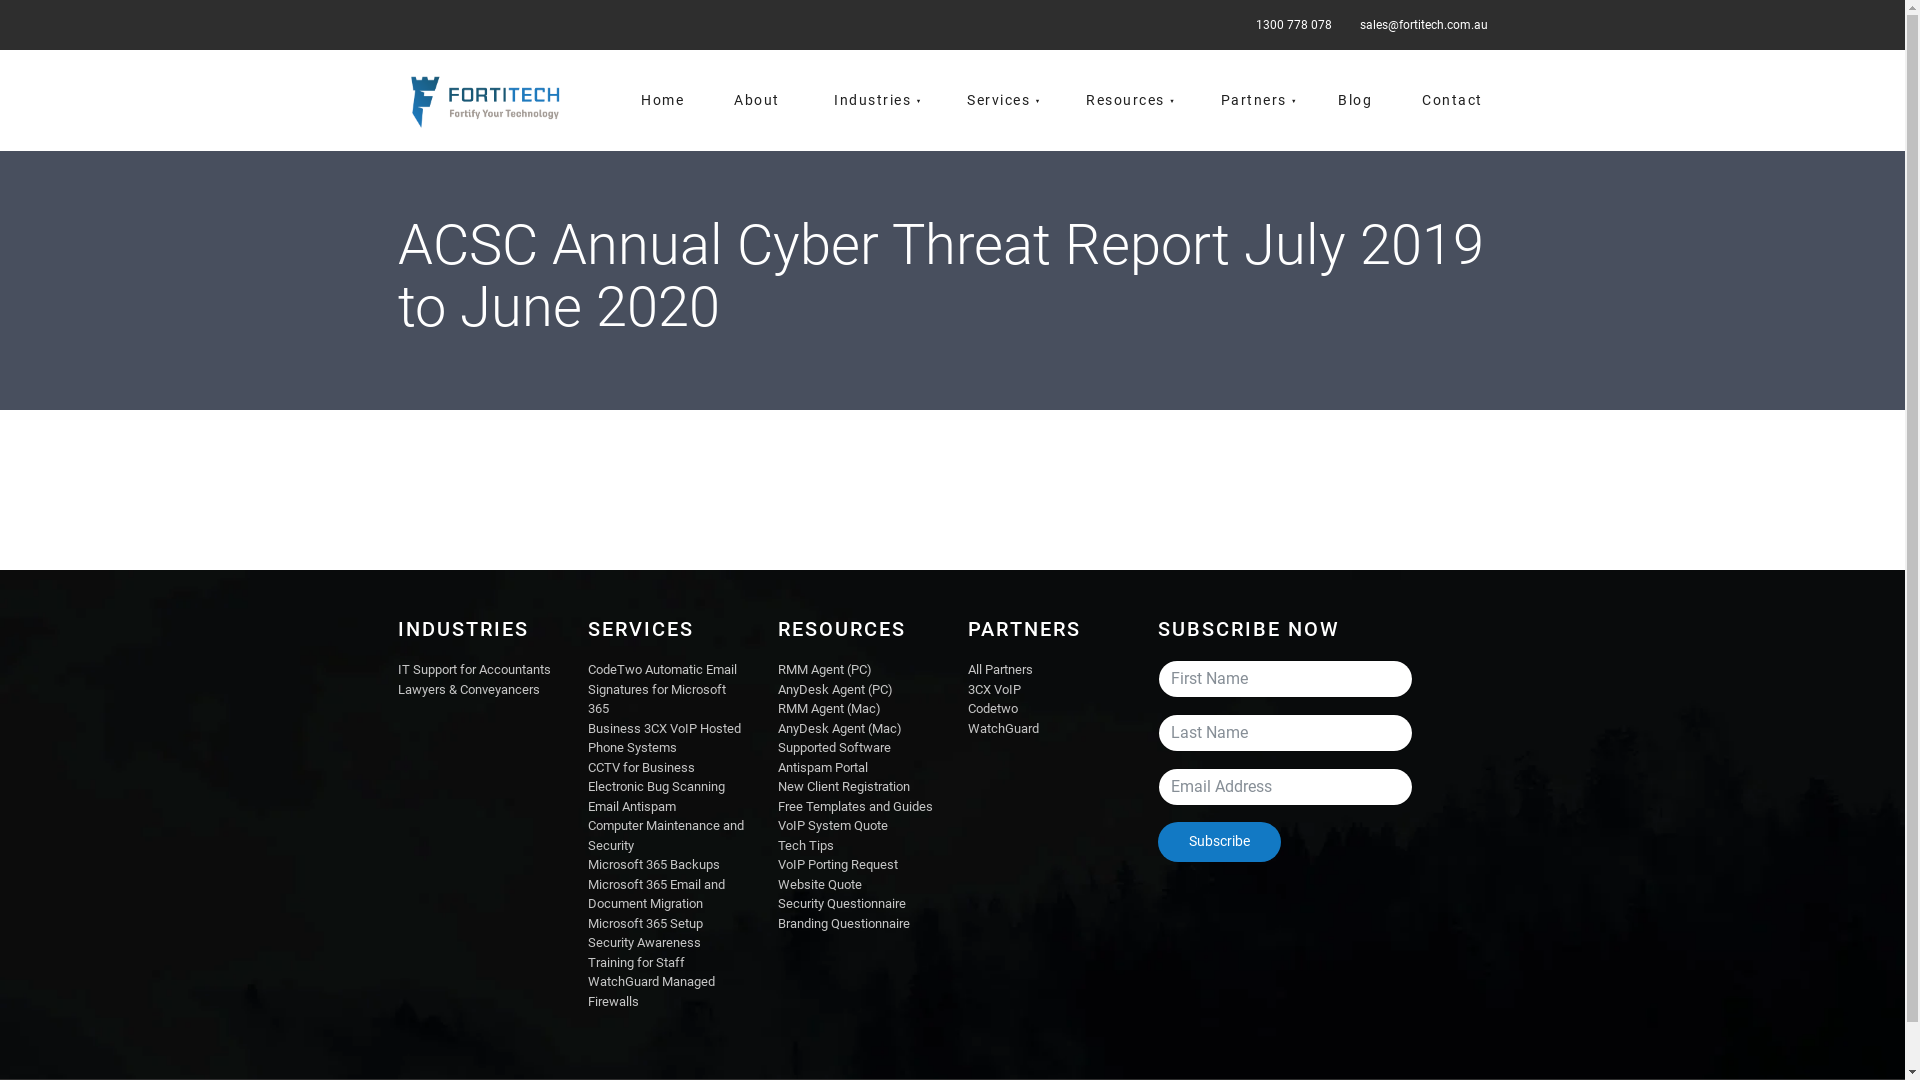  I want to click on 'VoIP System Quote', so click(833, 825).